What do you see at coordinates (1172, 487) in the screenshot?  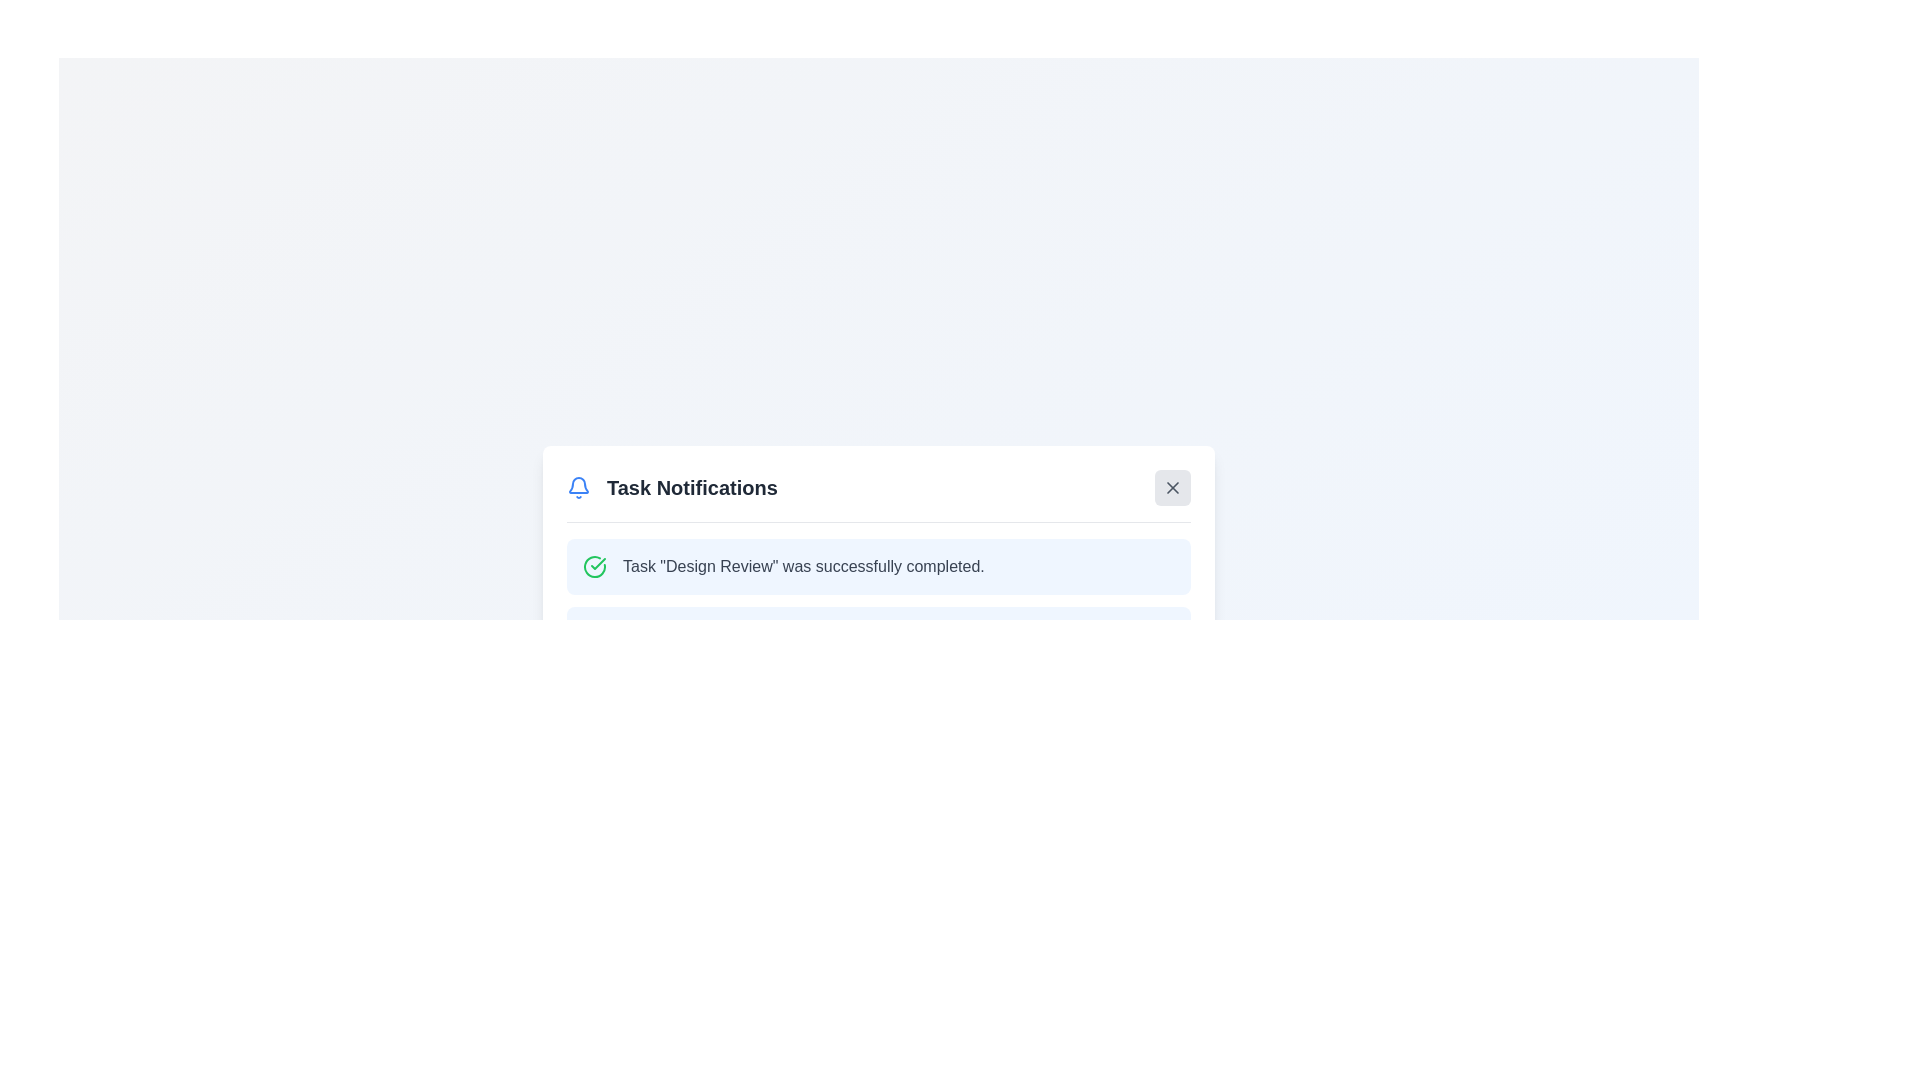 I see `the close button located at the top-right corner of the 'Task Notifications' panel` at bounding box center [1172, 487].